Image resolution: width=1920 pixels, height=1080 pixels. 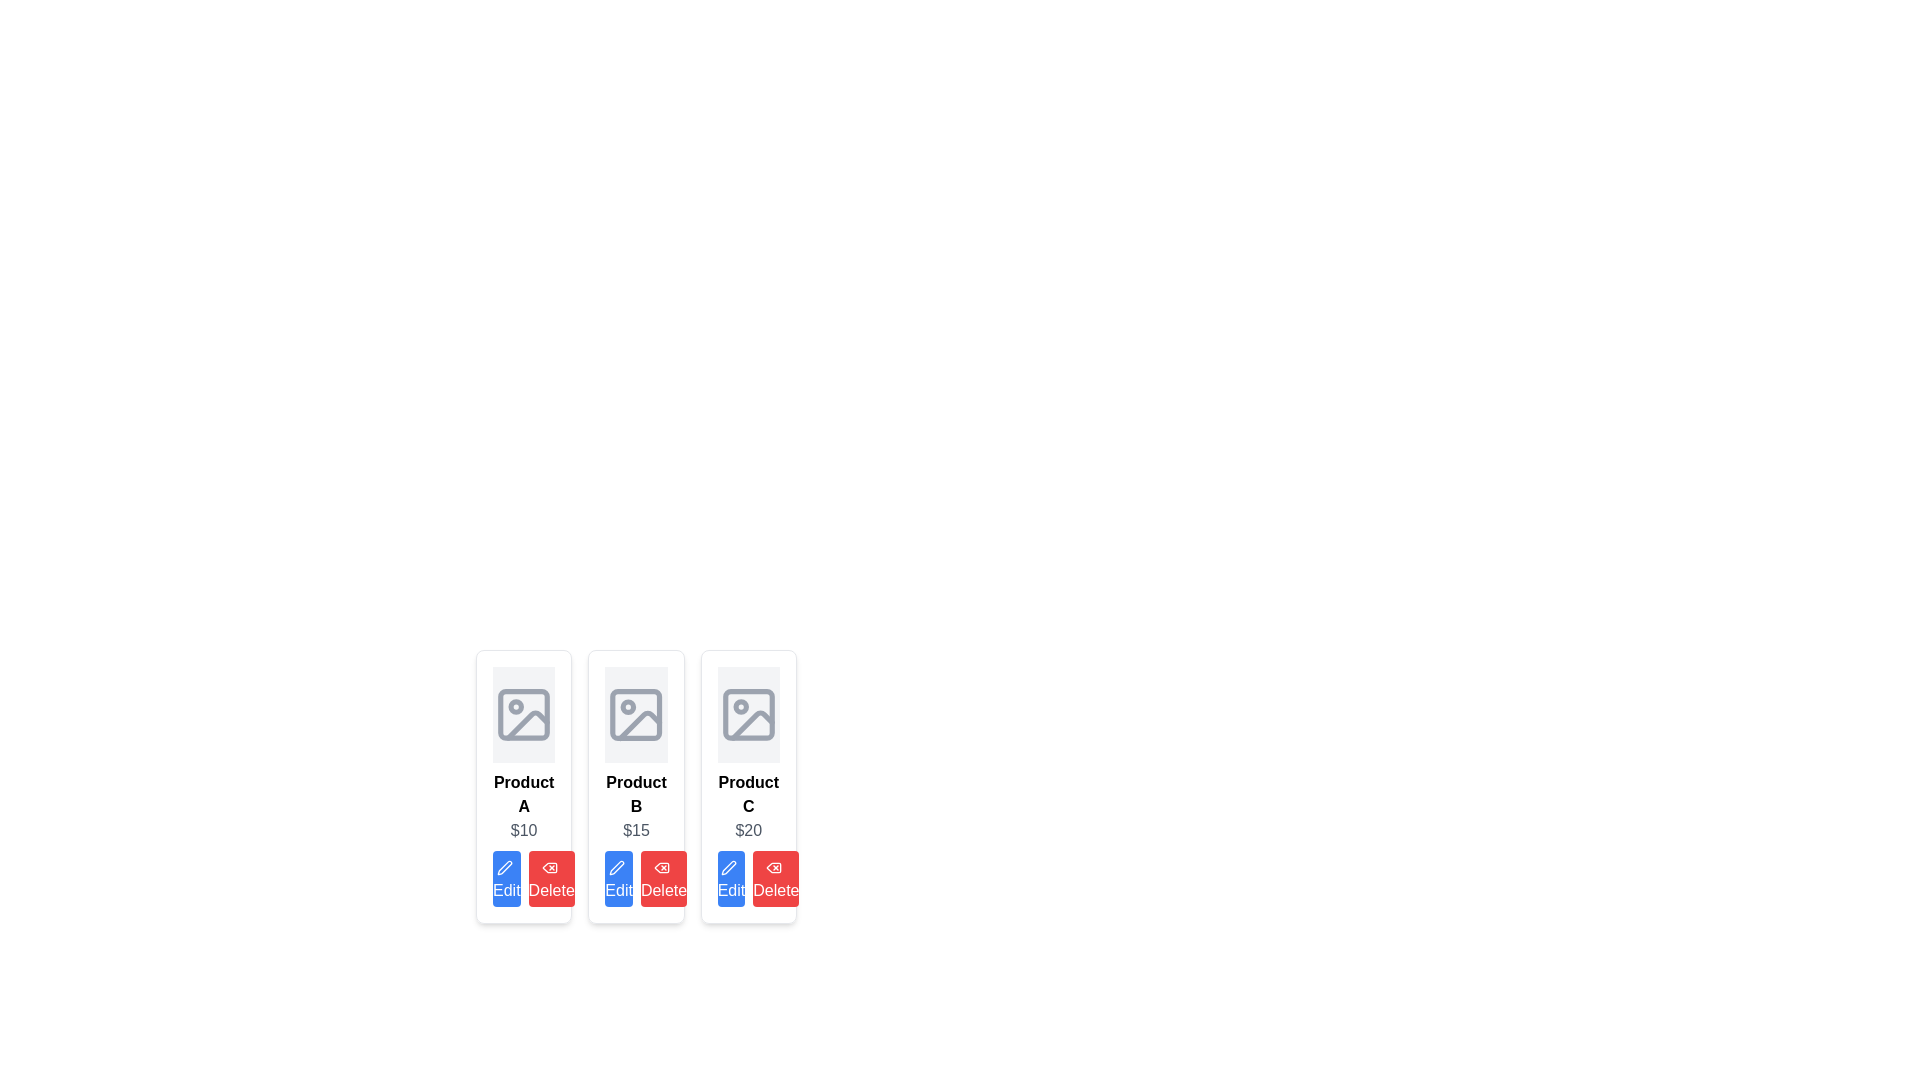 I want to click on product details displayed on the card for 'Product B', which is the second card in a three-column grid layout, so click(x=635, y=785).